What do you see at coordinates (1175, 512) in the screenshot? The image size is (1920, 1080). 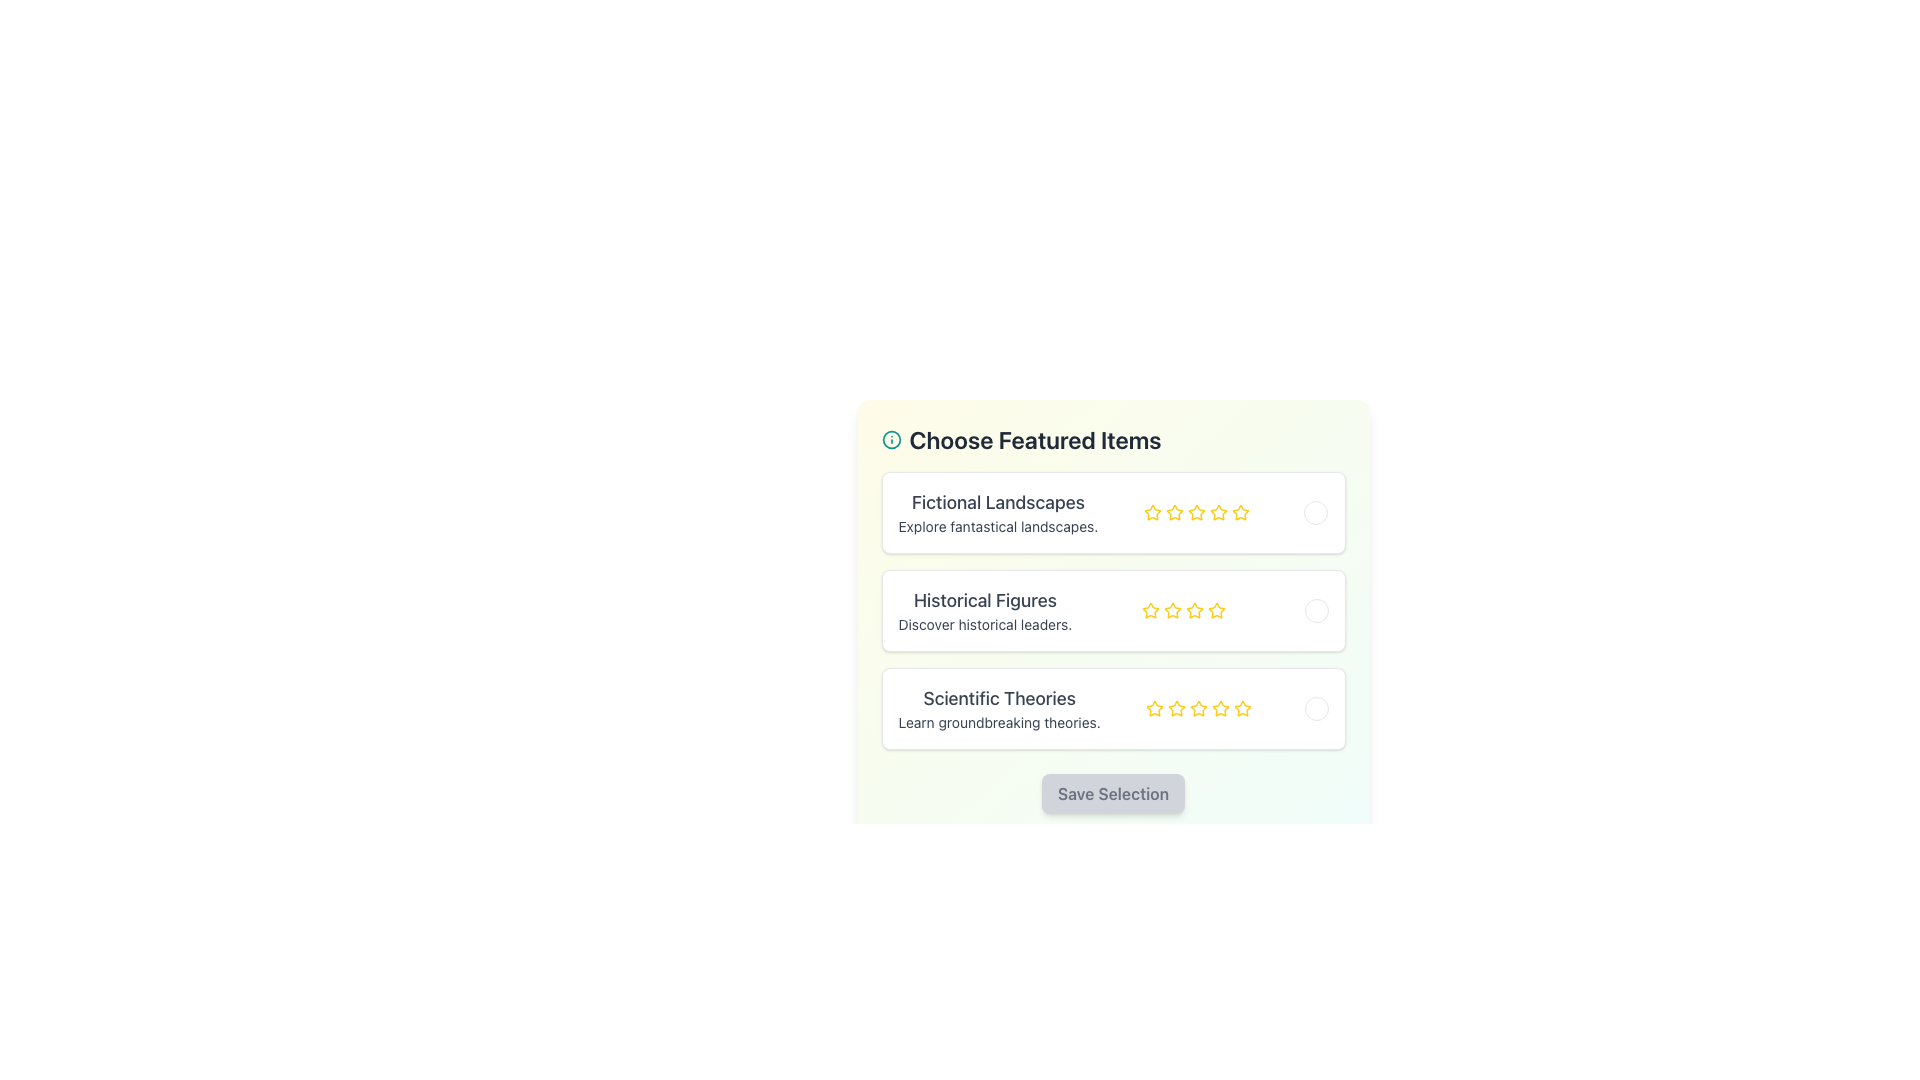 I see `the second star icon in the 'Fictional Landscapes' rating feature to assign a rating of two stars` at bounding box center [1175, 512].